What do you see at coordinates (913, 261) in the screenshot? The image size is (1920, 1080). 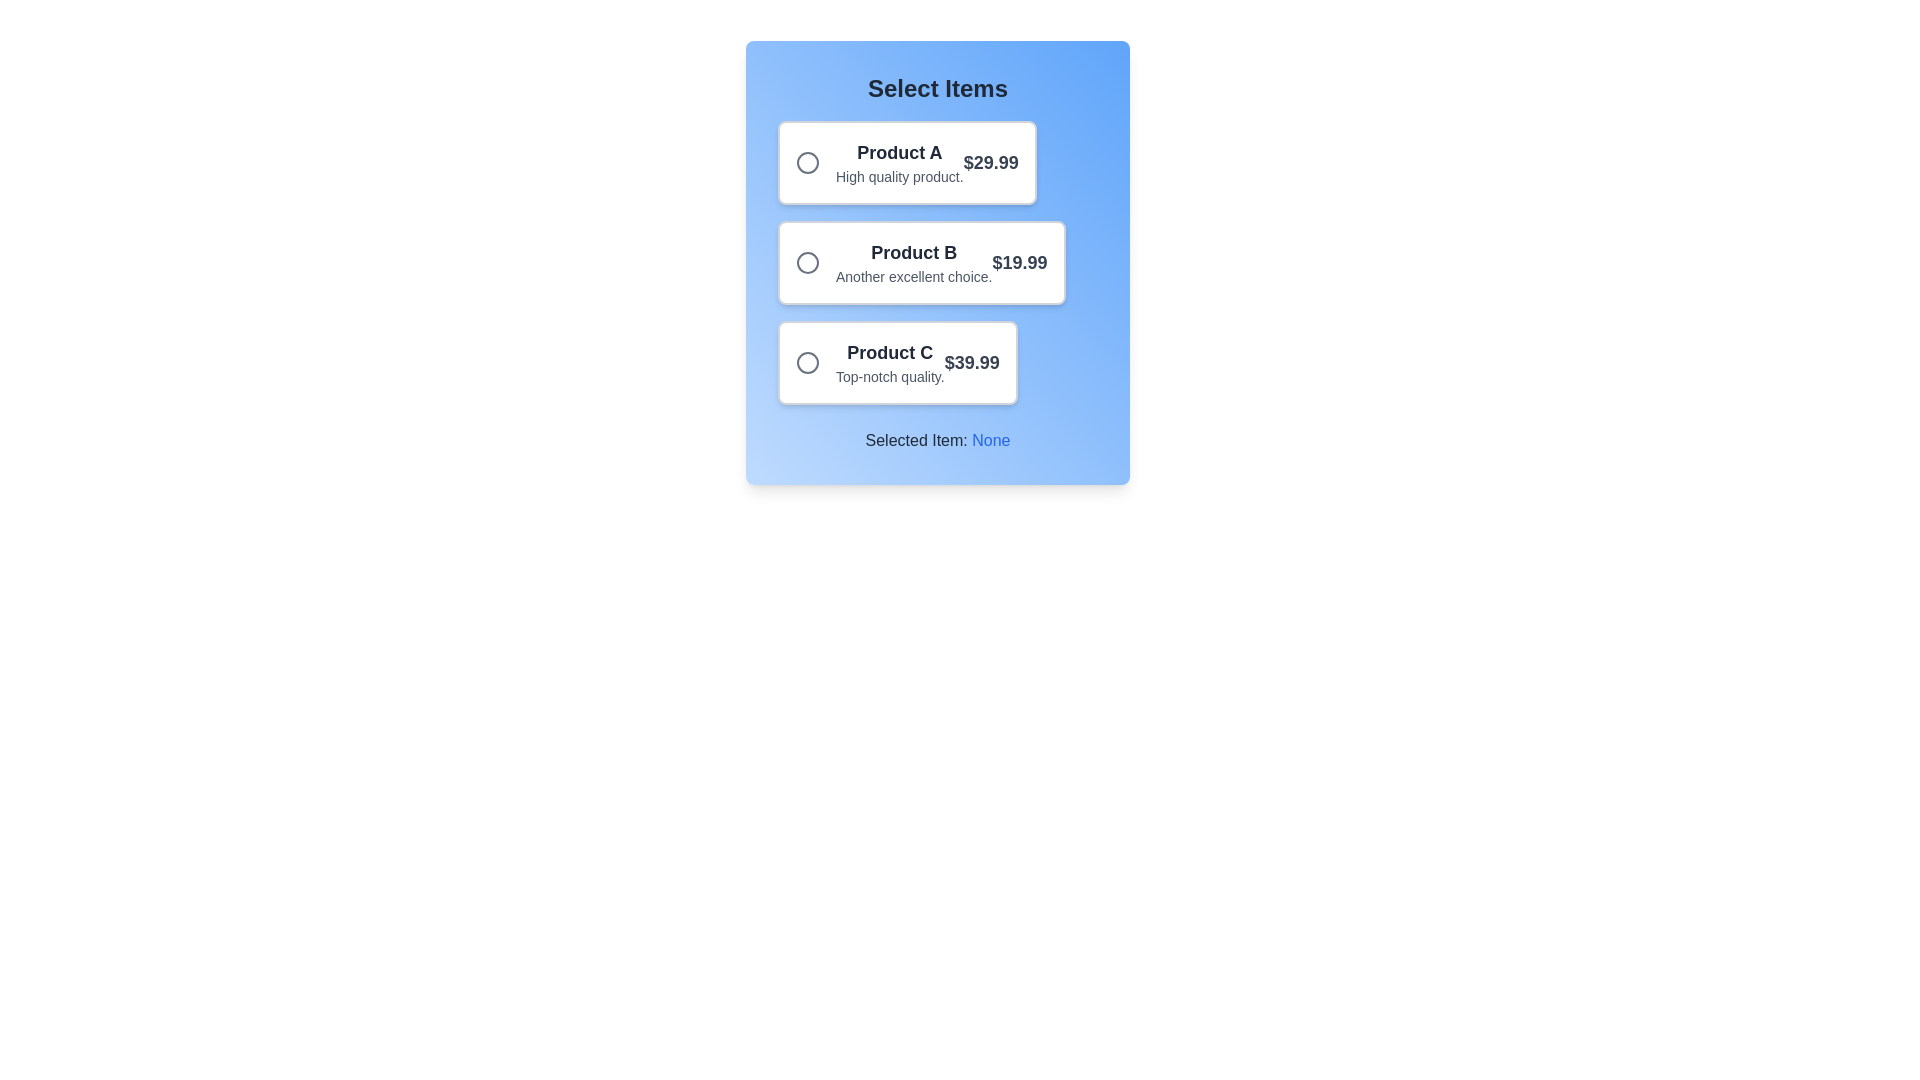 I see `the static text display that shows 'Product B' and 'Another excellent choice.' positioned in the second product card above the price '$19.99'` at bounding box center [913, 261].